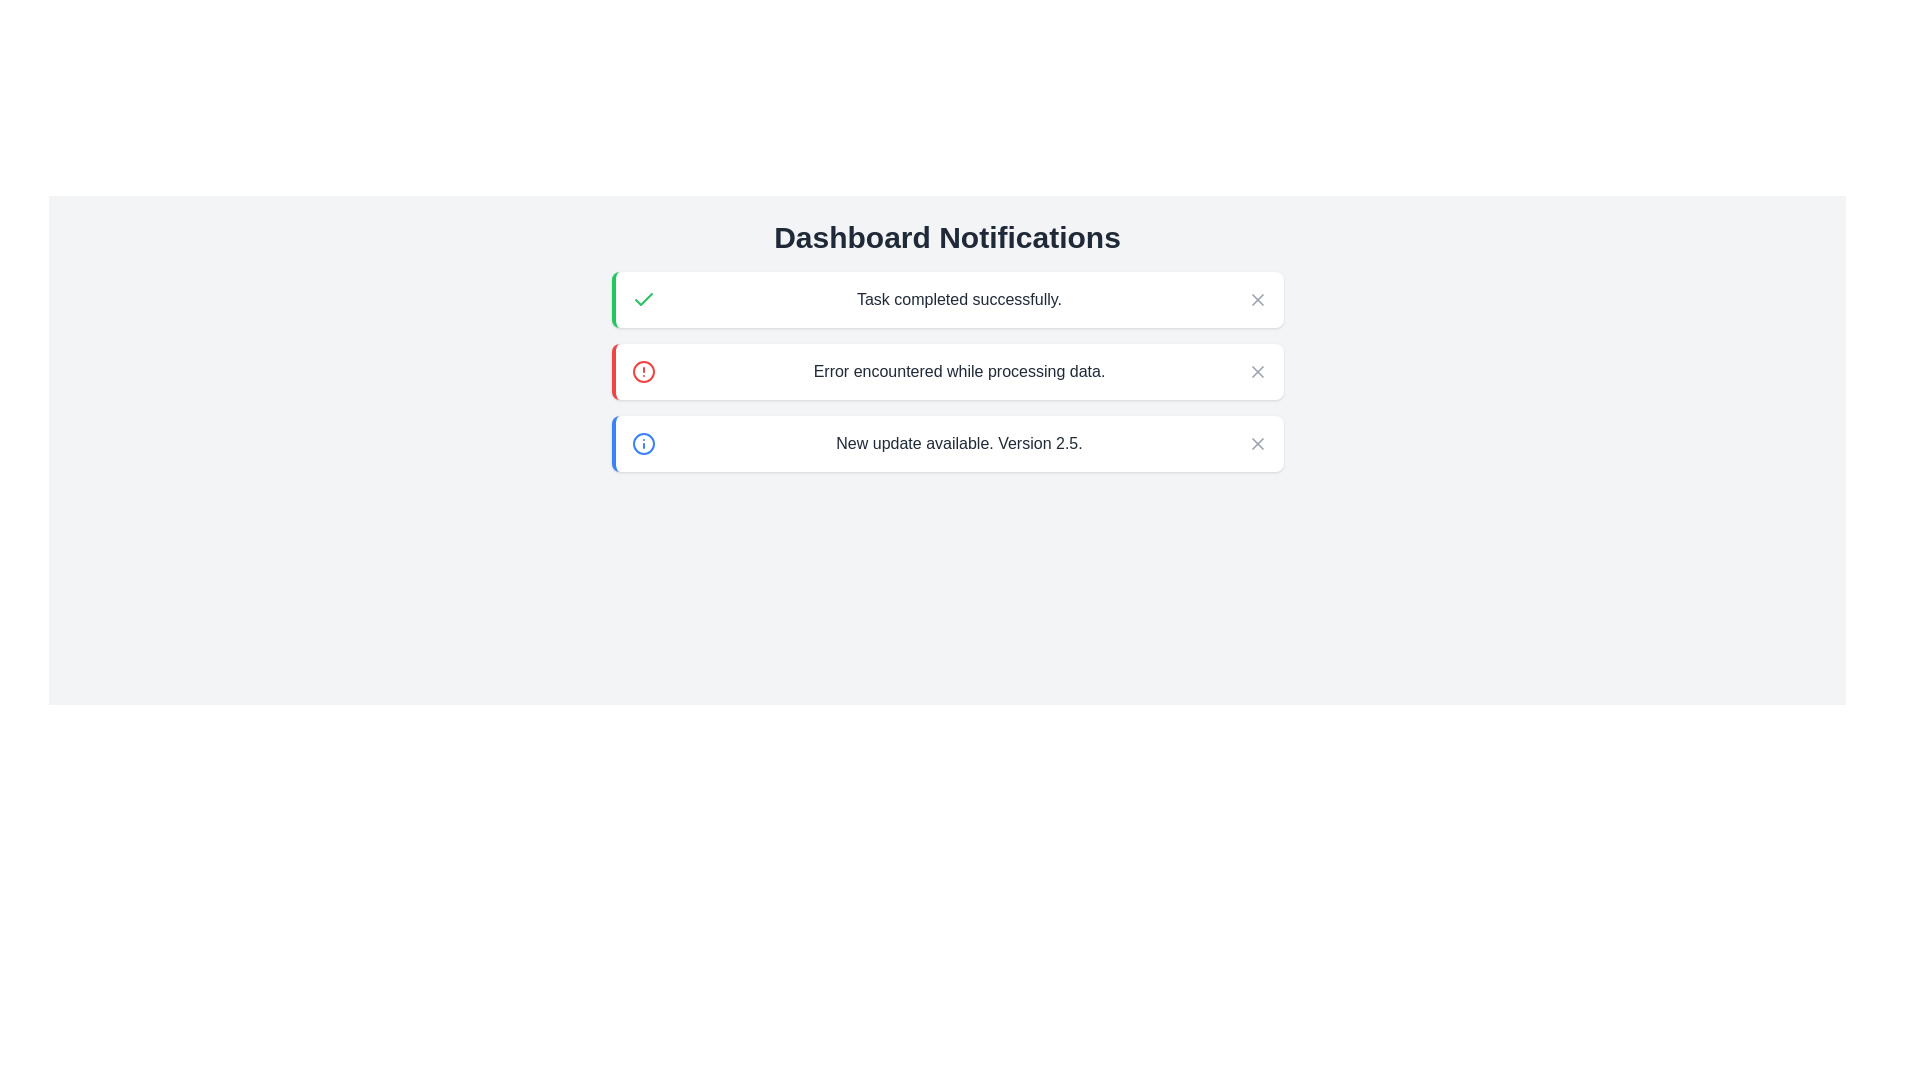  Describe the element at coordinates (643, 300) in the screenshot. I see `the success icon located on the left side of the notification box that indicates 'Task completed successfully.'` at that location.